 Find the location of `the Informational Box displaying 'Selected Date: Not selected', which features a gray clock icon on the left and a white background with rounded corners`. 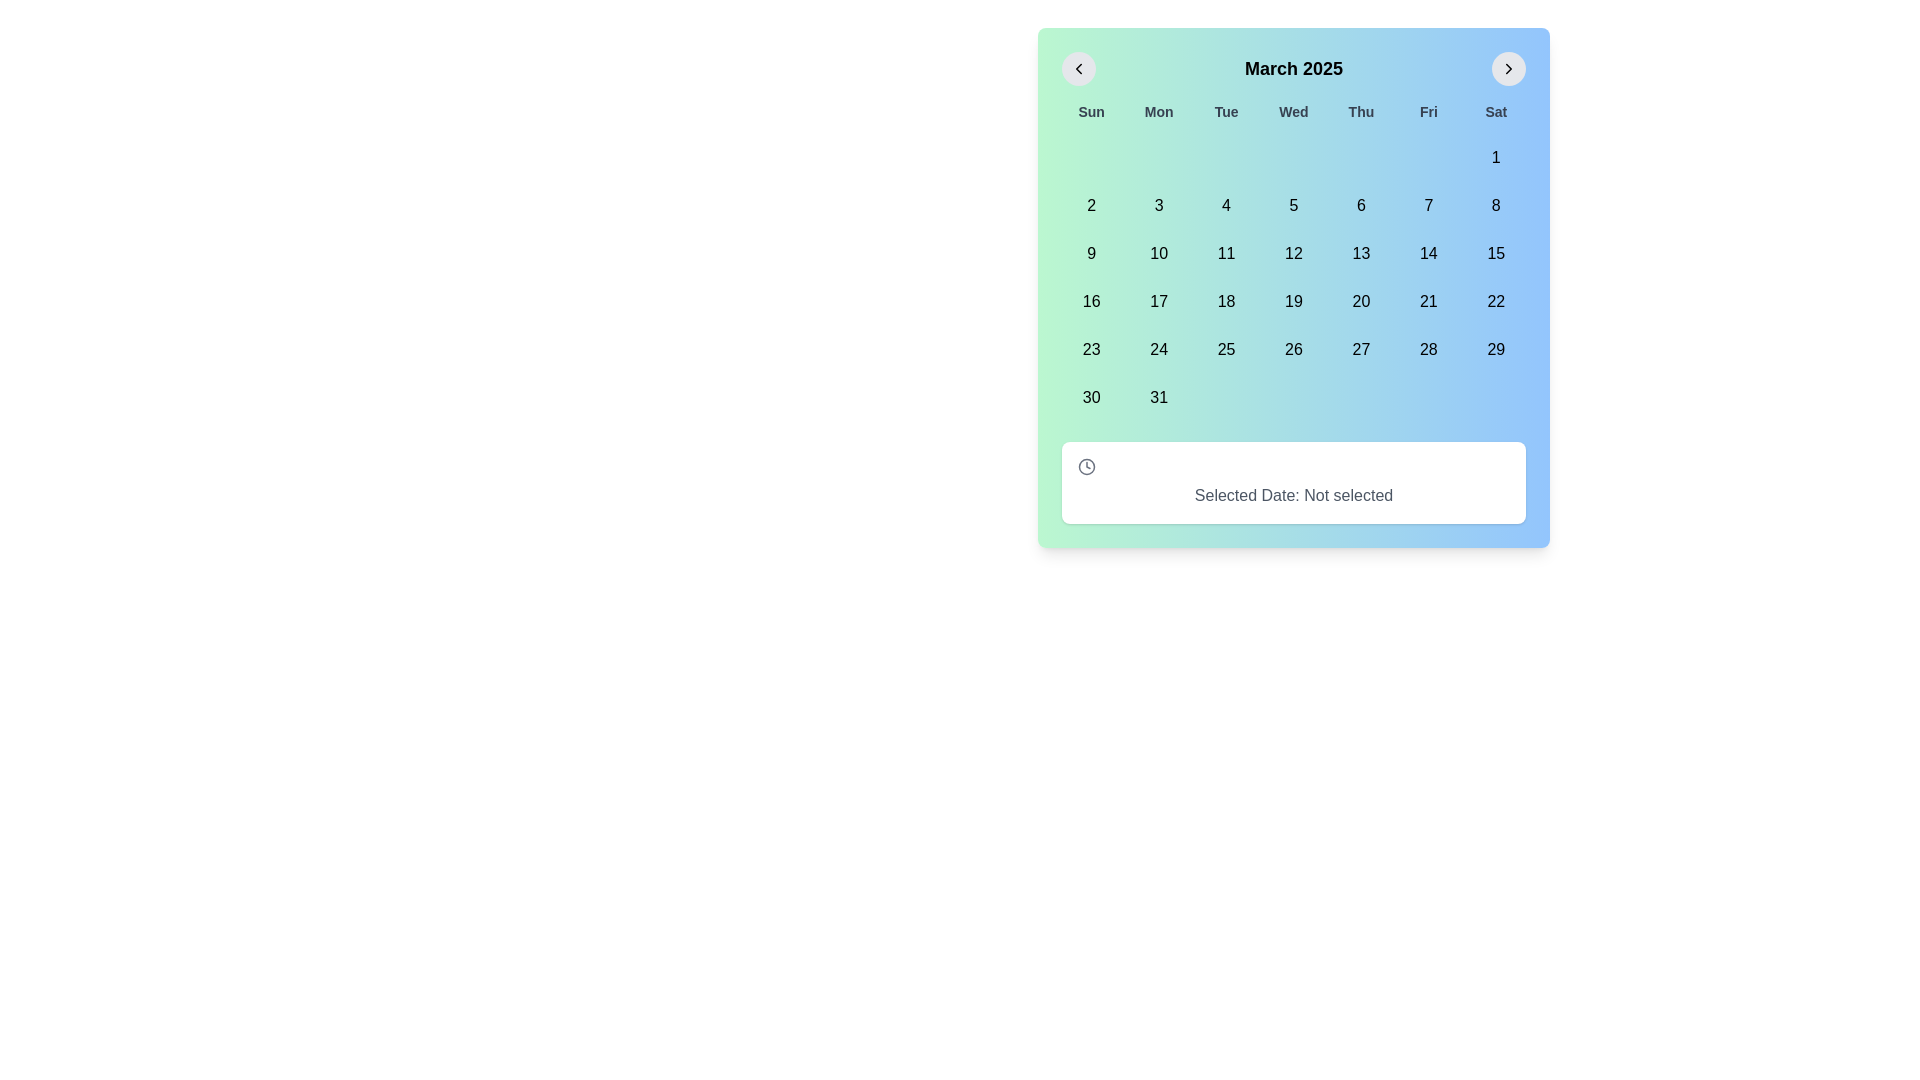

the Informational Box displaying 'Selected Date: Not selected', which features a gray clock icon on the left and a white background with rounded corners is located at coordinates (1294, 482).